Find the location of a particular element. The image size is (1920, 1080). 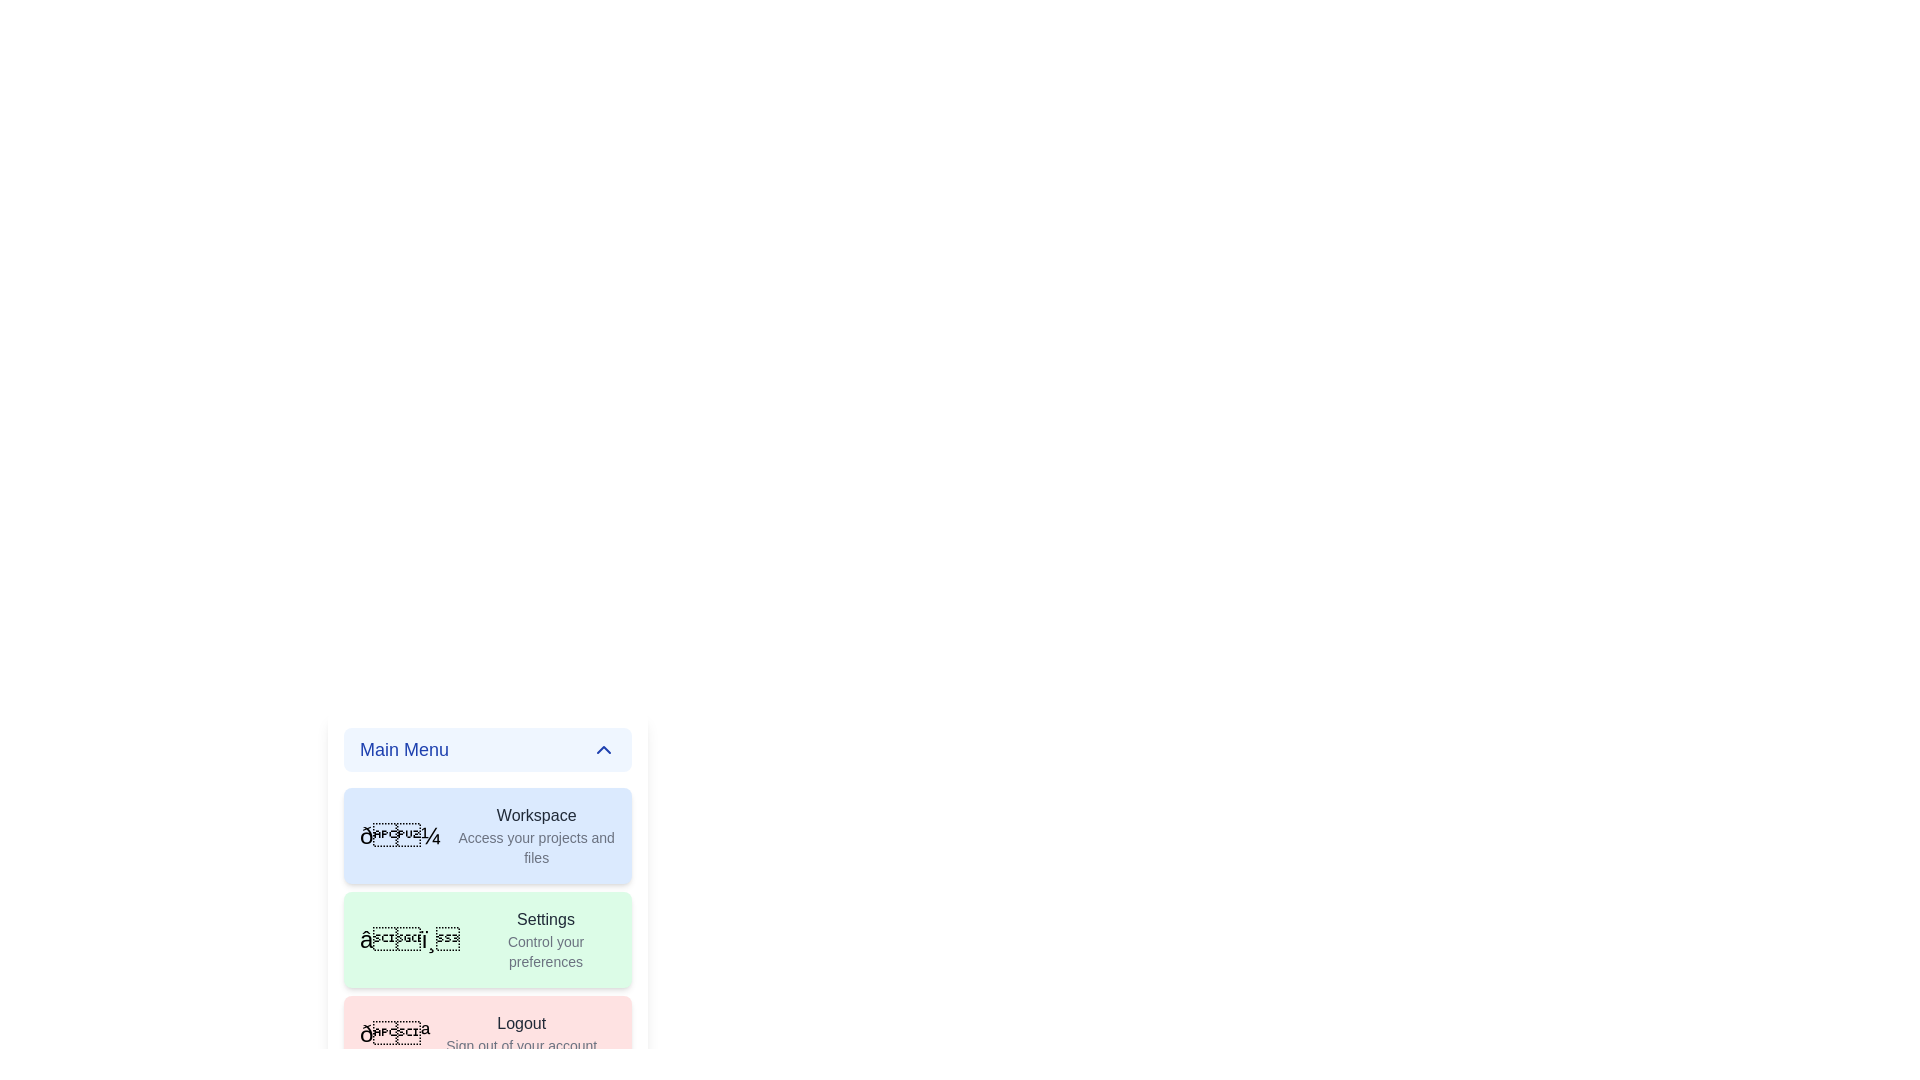

the text label that reads 'Access your projects and files', which is located below the 'Workspace' heading within a light blue section box is located at coordinates (536, 848).